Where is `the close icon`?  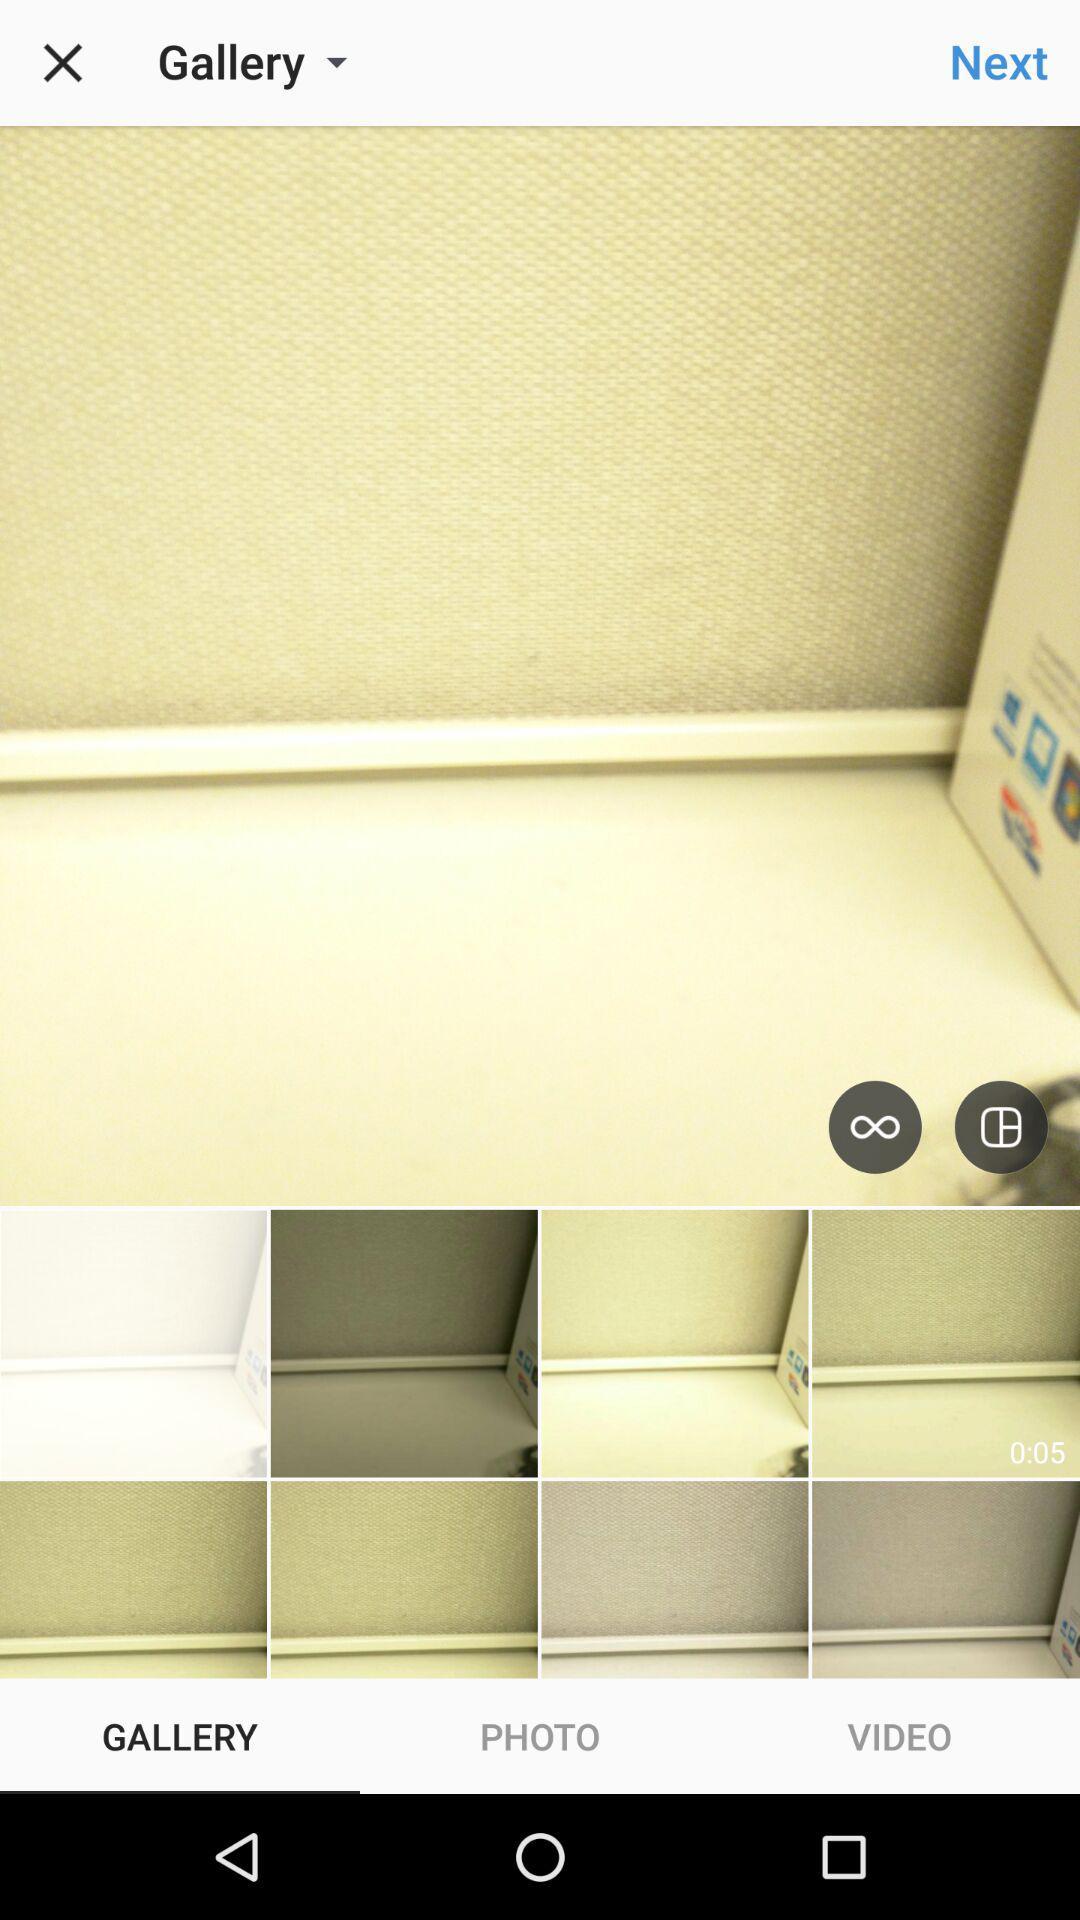
the close icon is located at coordinates (61, 62).